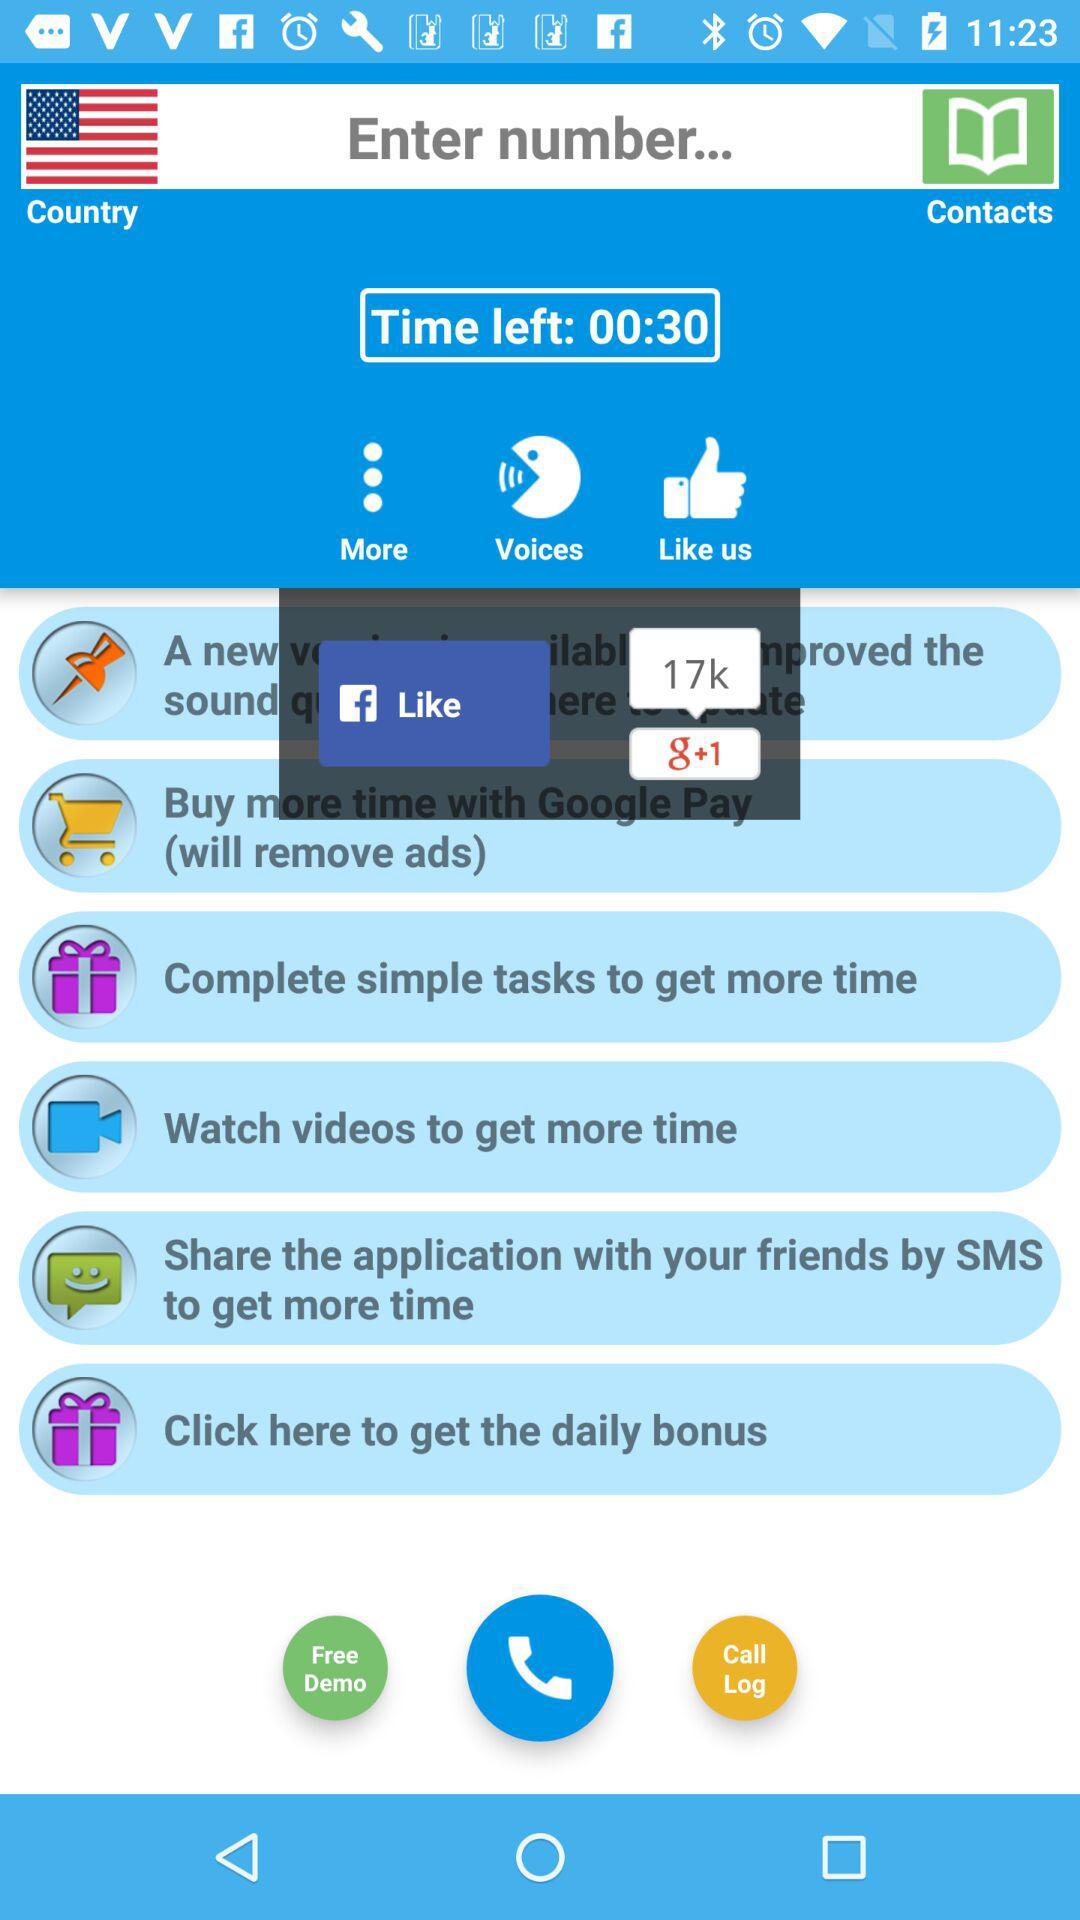  What do you see at coordinates (540, 1667) in the screenshot?
I see `the call icon` at bounding box center [540, 1667].